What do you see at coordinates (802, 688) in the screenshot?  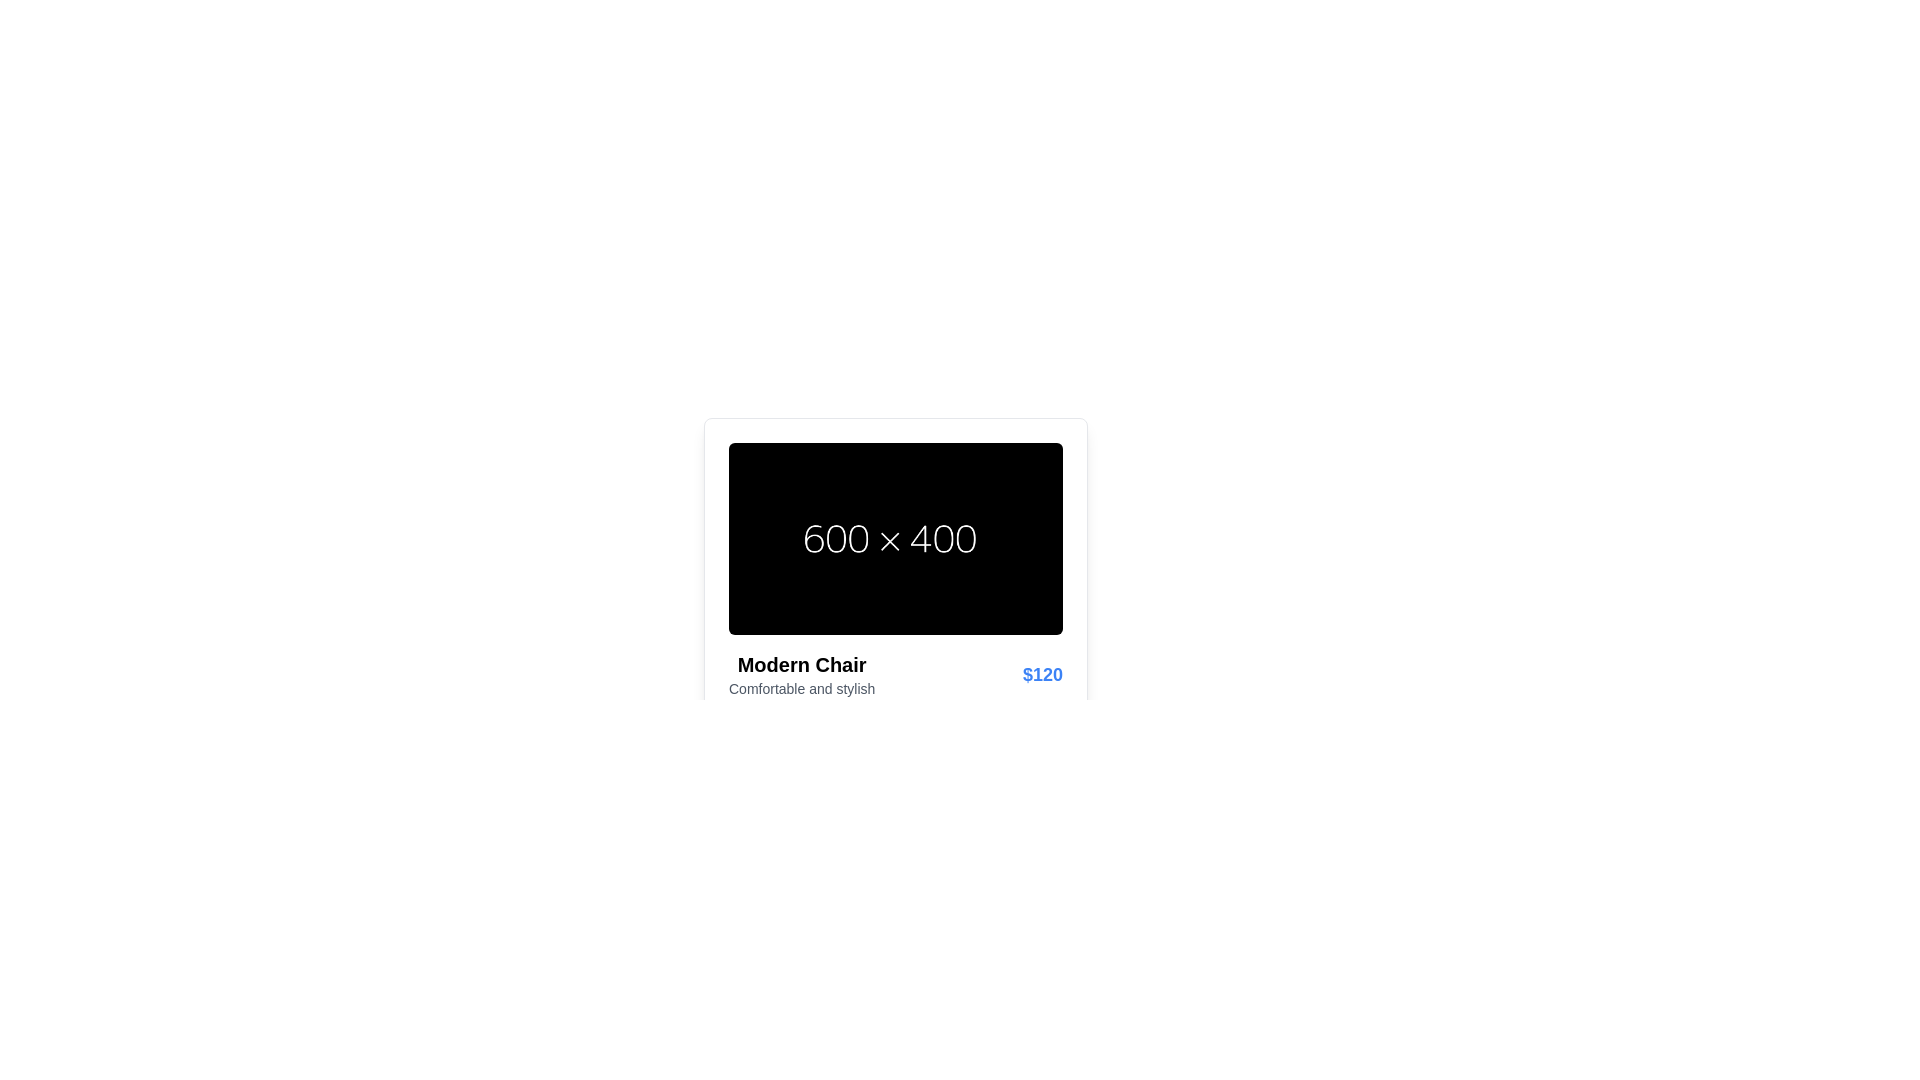 I see `the descriptive tagline text element located below the title 'Modern Chair', which provides context about the product's qualities ('Comfortable and stylish')` at bounding box center [802, 688].